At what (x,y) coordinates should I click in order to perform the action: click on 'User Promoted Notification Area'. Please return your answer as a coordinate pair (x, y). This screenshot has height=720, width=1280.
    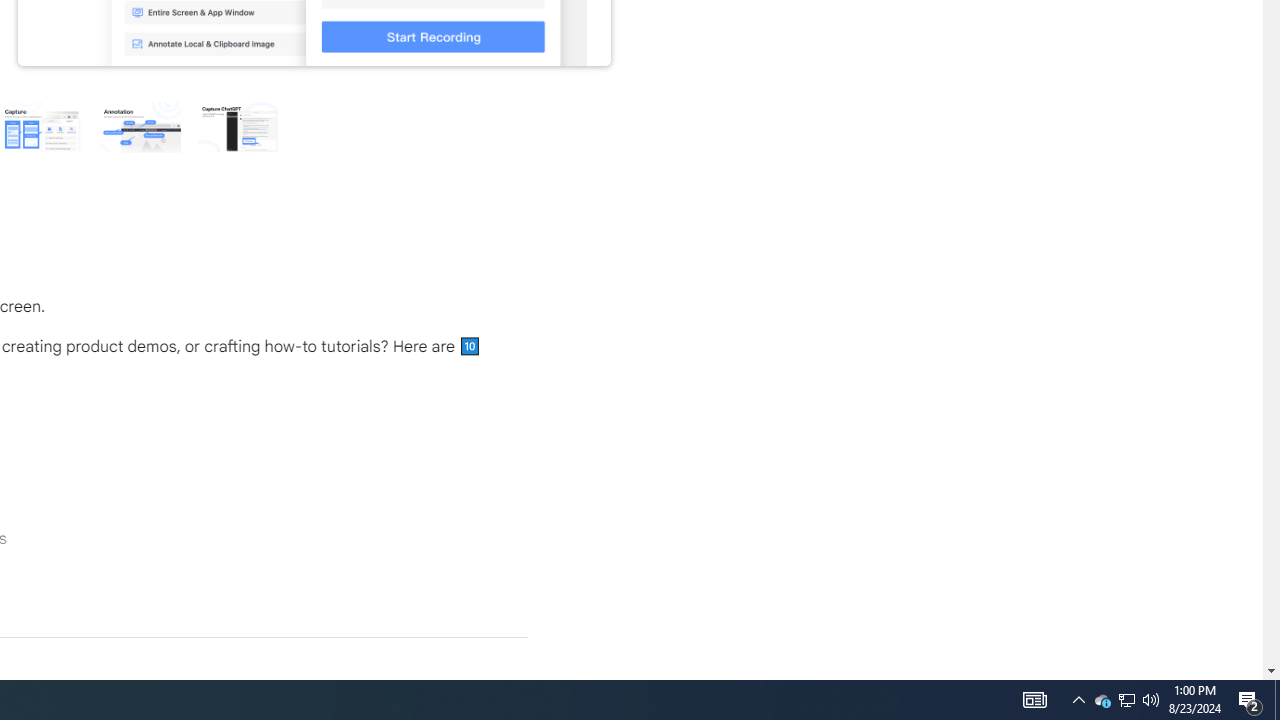
    Looking at the image, I should click on (1127, 698).